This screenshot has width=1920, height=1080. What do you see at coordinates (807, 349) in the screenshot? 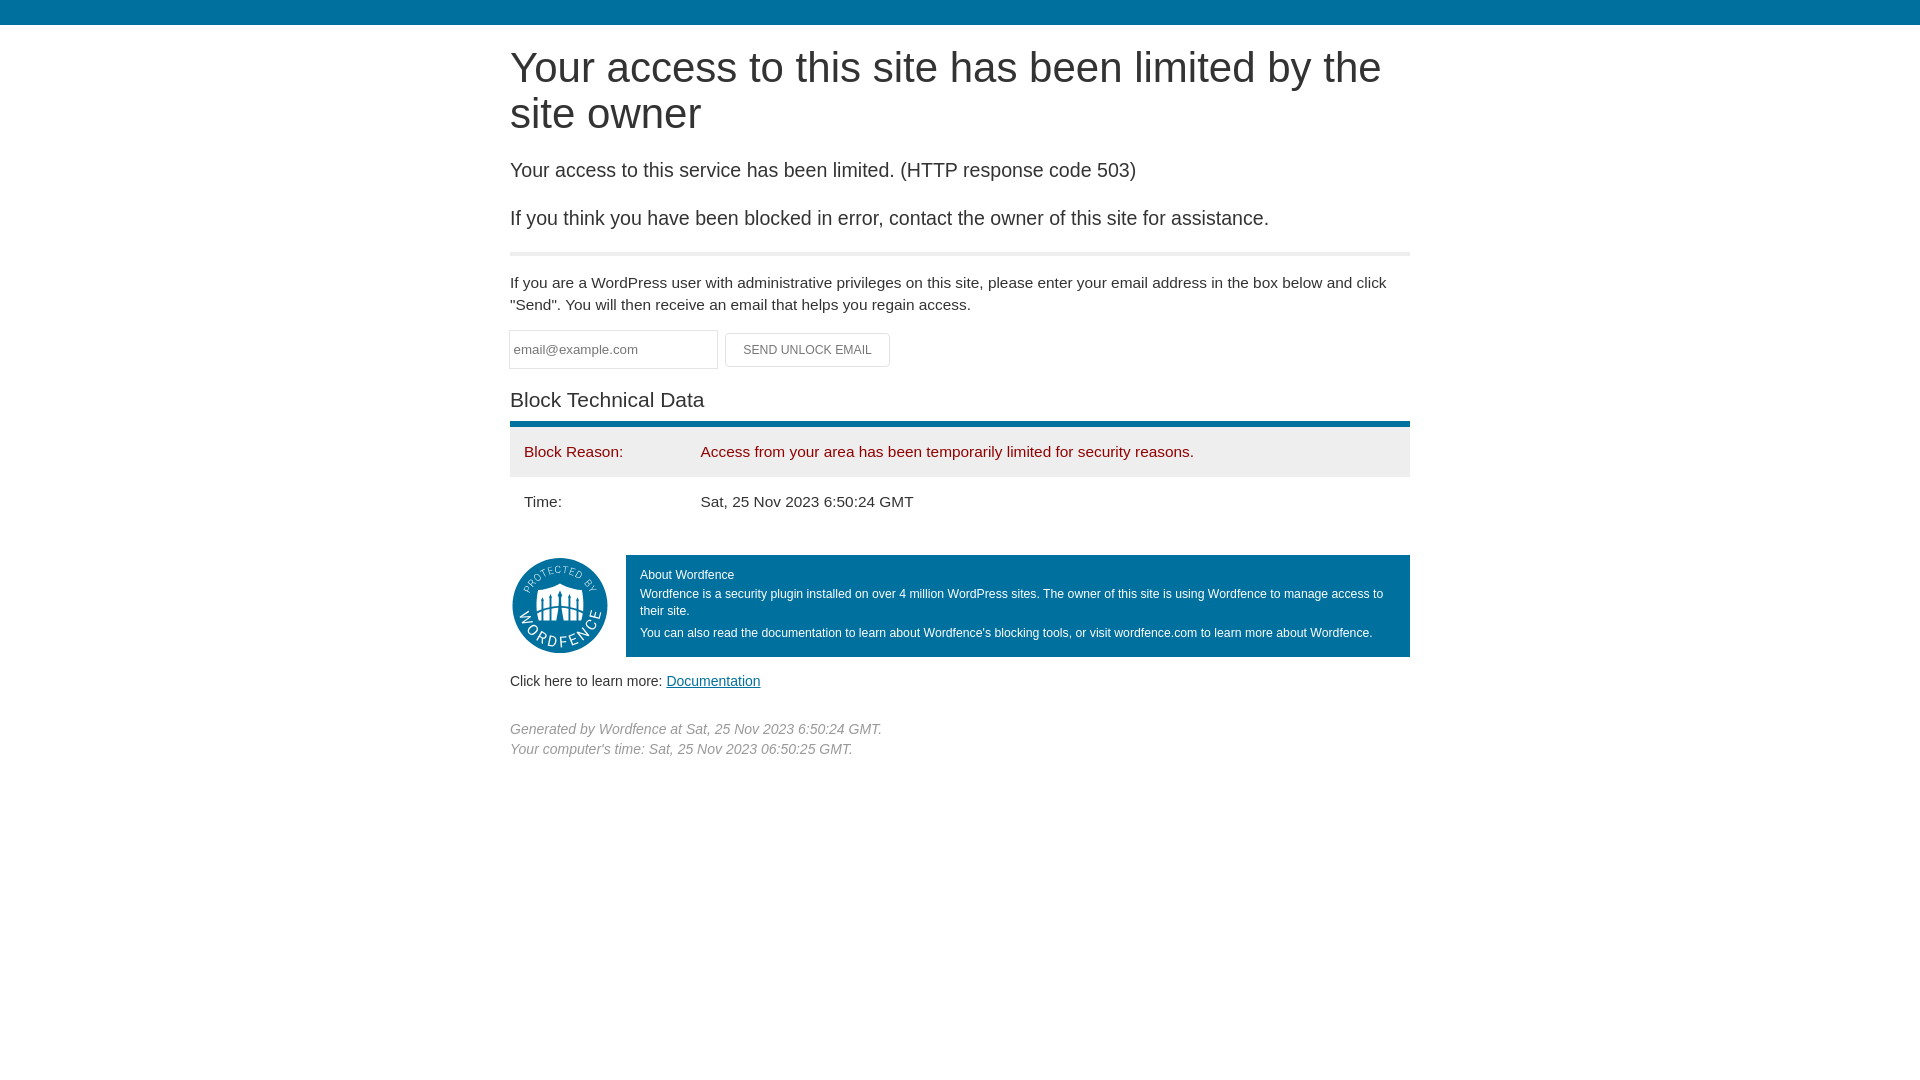
I see `'Send Unlock Email'` at bounding box center [807, 349].